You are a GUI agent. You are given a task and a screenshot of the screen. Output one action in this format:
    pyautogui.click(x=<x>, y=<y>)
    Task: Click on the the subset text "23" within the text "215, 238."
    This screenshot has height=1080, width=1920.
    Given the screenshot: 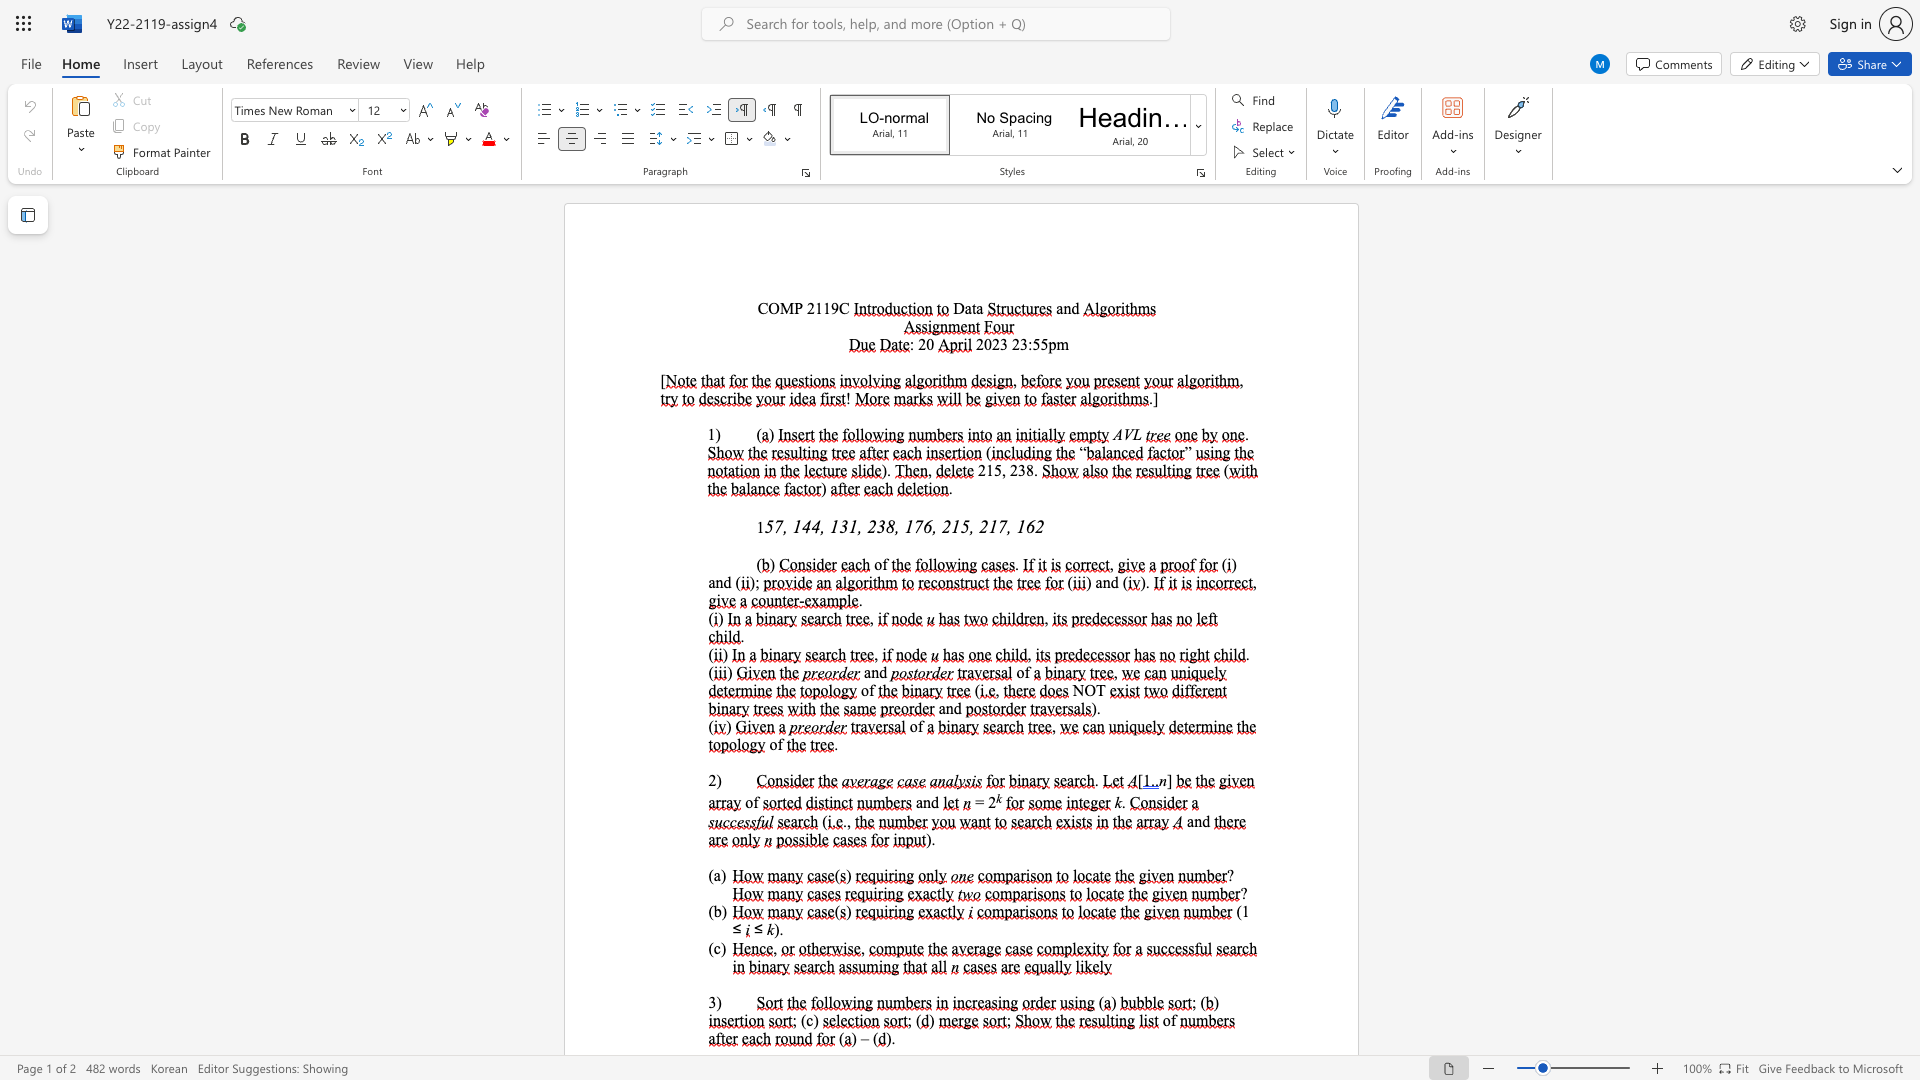 What is the action you would take?
    pyautogui.click(x=1010, y=470)
    